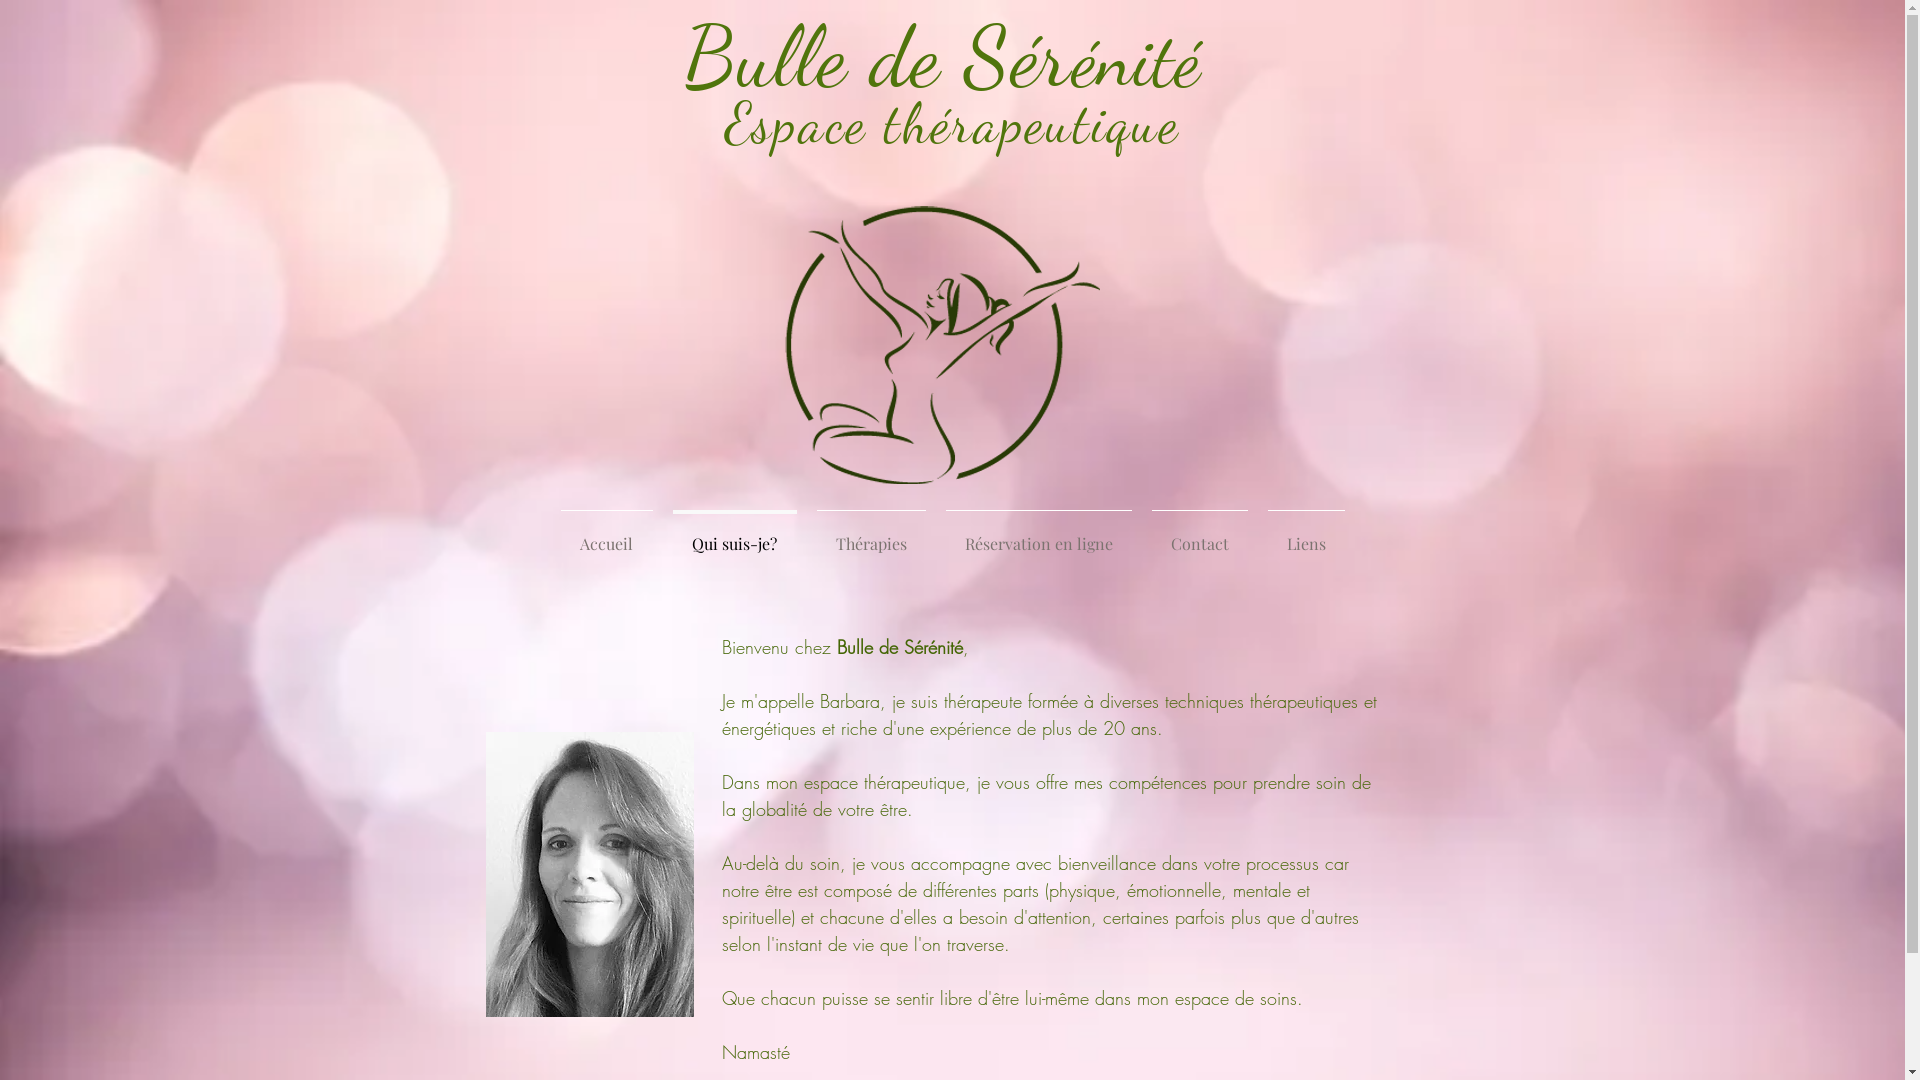 The height and width of the screenshot is (1080, 1920). What do you see at coordinates (1142, 534) in the screenshot?
I see `'Contact'` at bounding box center [1142, 534].